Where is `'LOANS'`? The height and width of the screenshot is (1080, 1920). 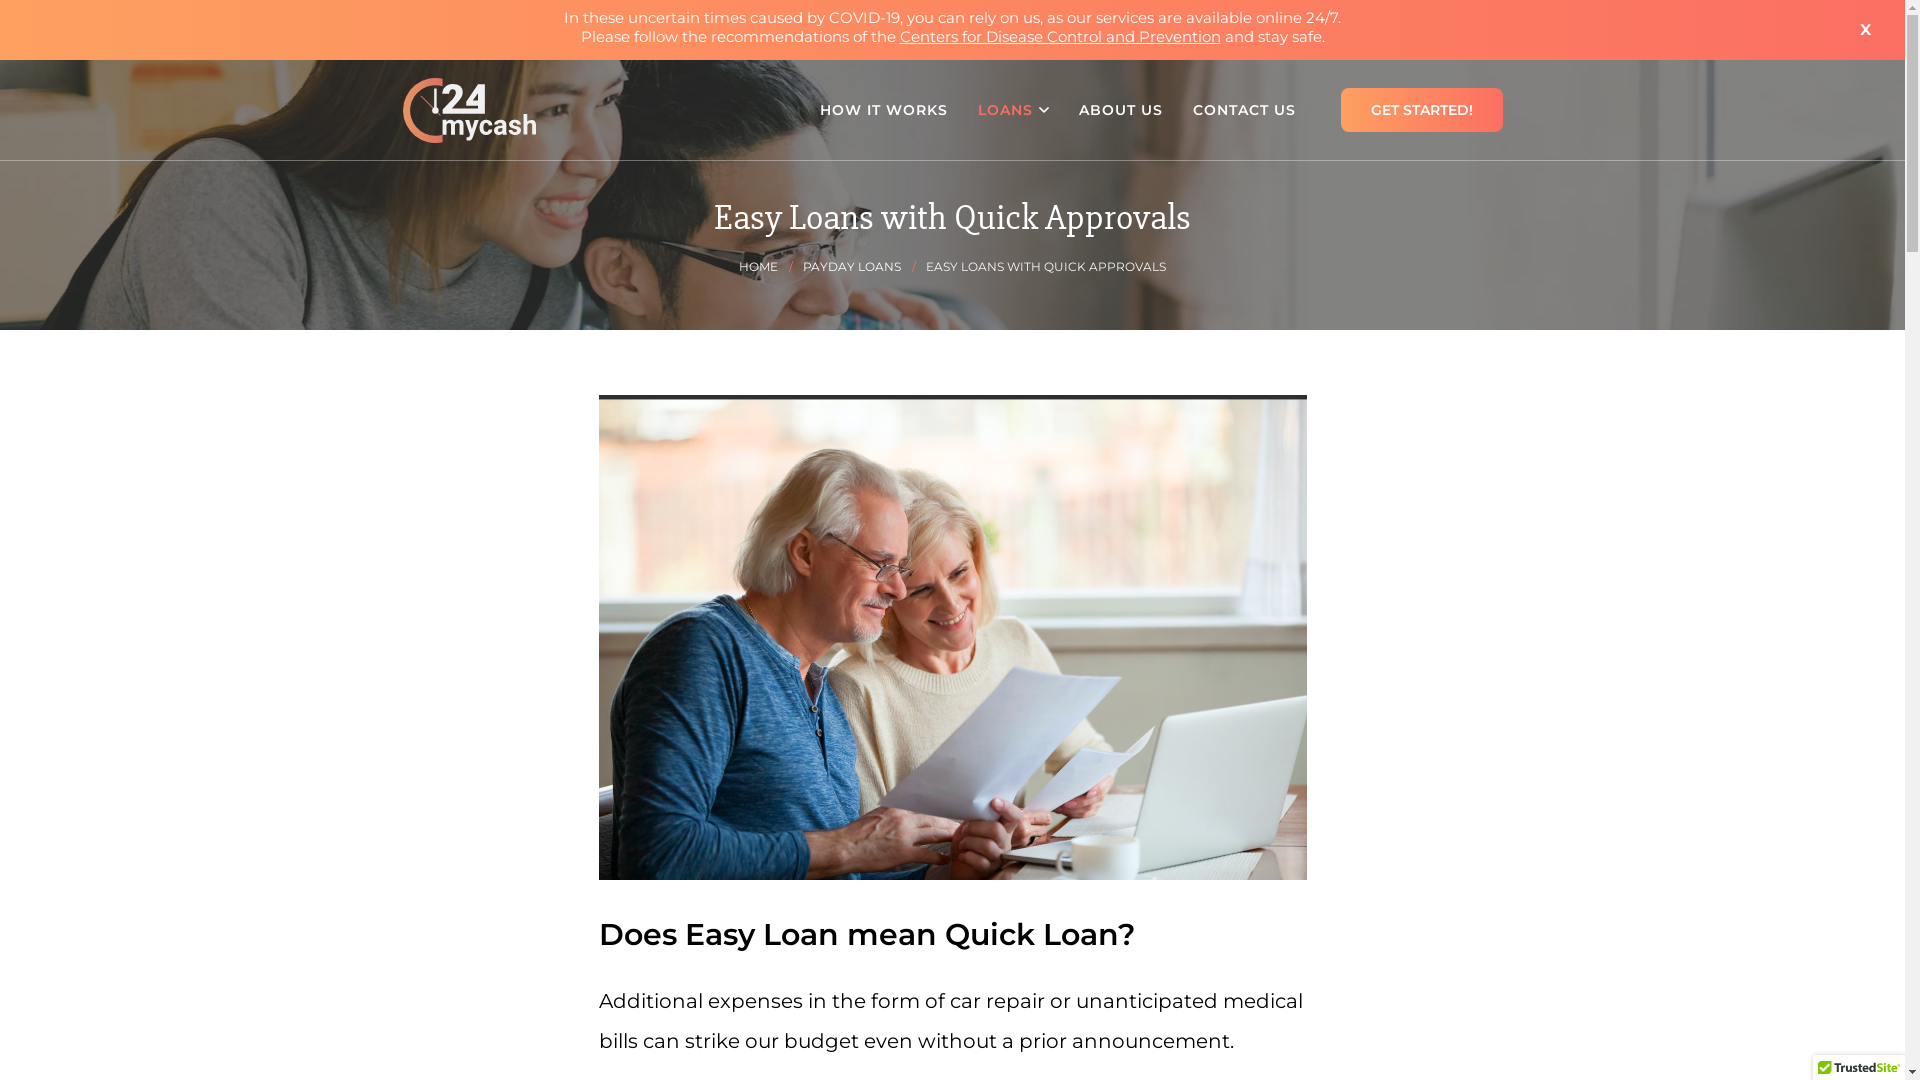
'LOANS' is located at coordinates (961, 110).